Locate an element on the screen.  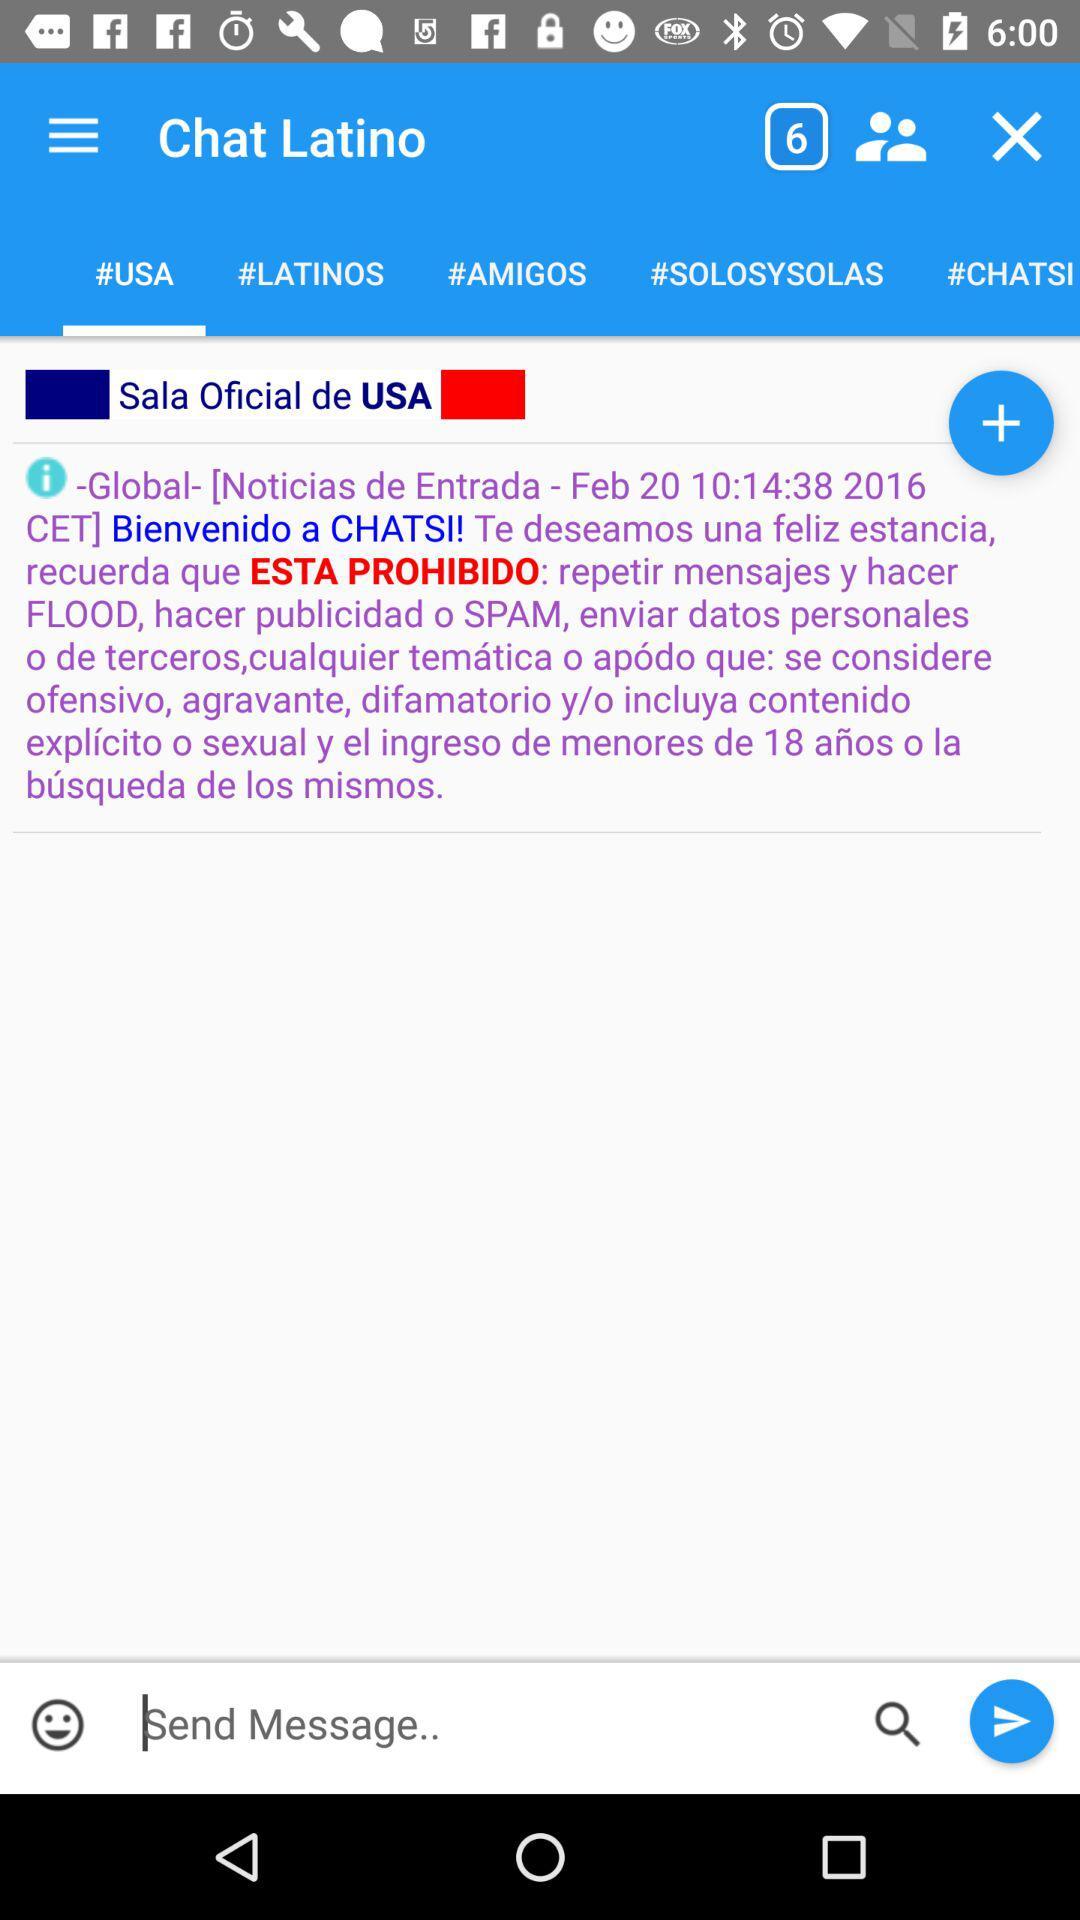
the icon to the right of 6 item is located at coordinates (890, 135).